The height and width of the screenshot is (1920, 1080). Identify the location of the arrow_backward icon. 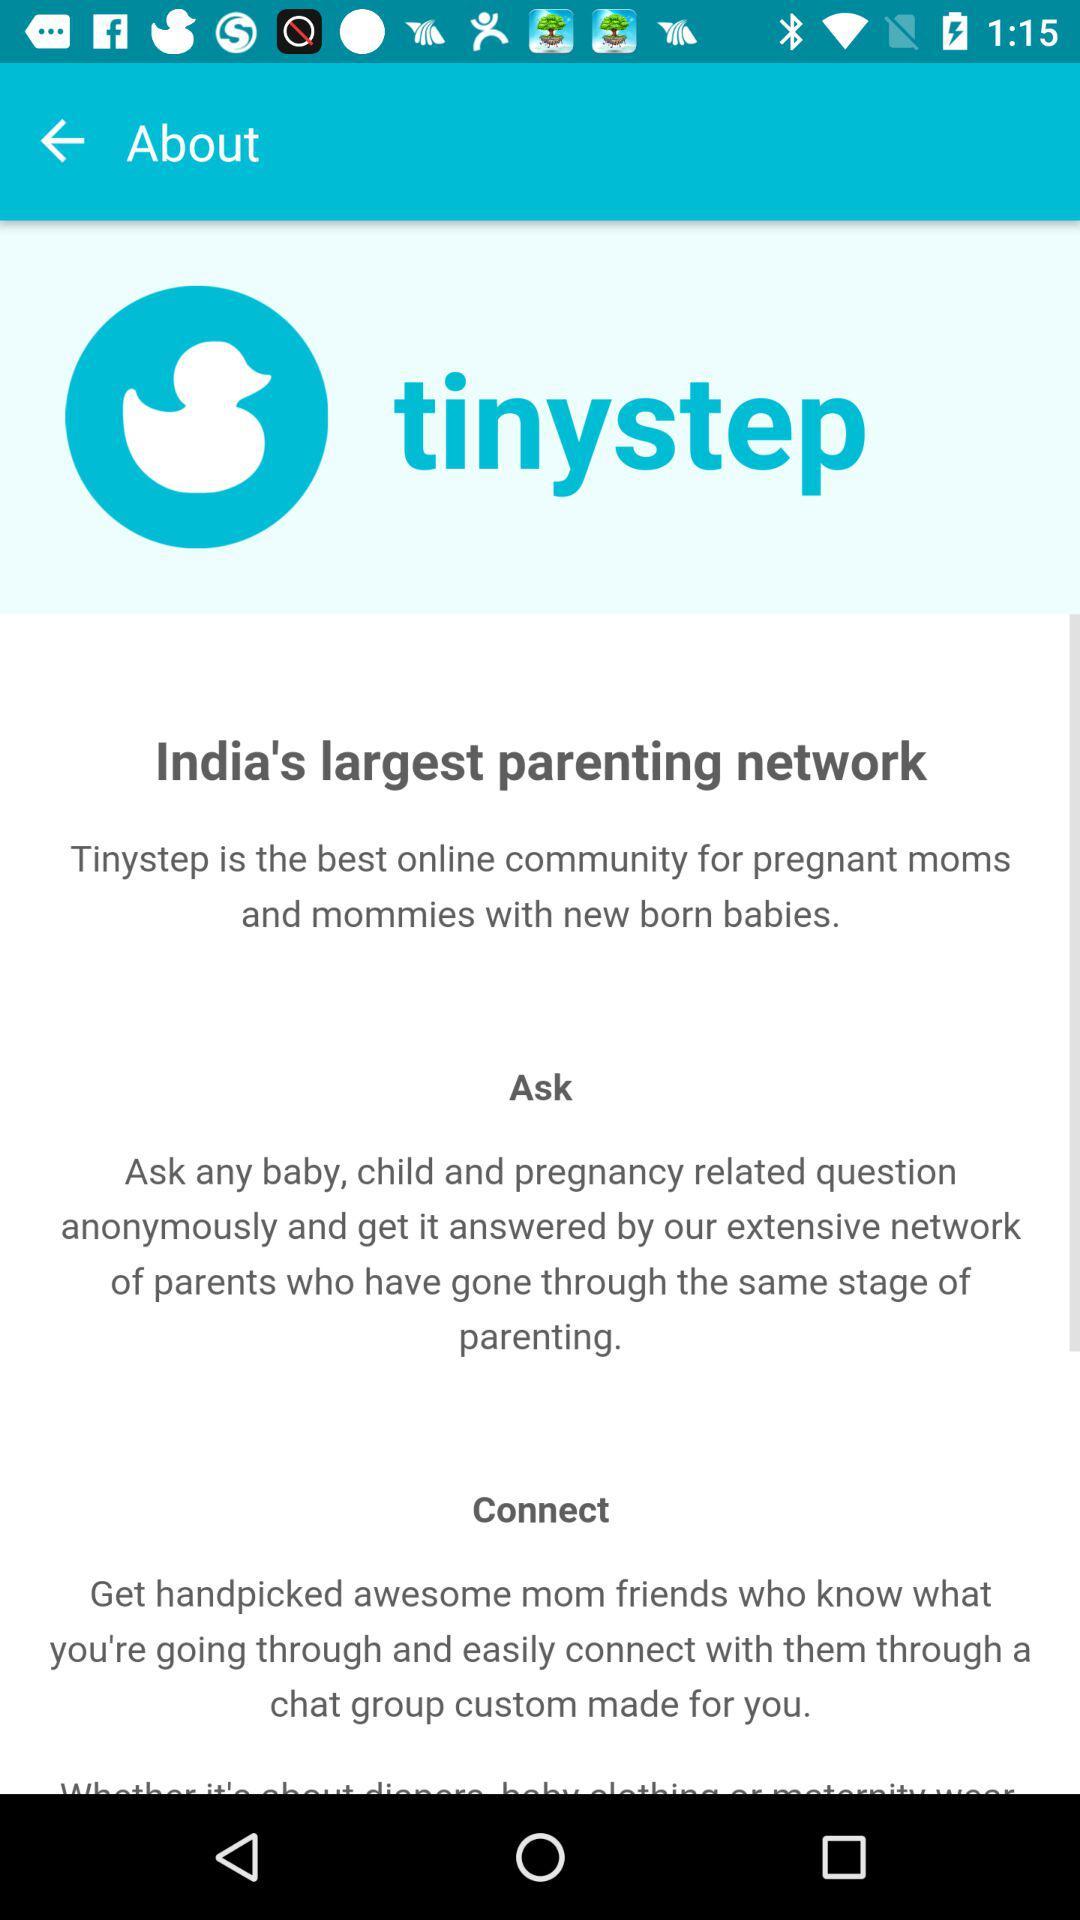
(61, 140).